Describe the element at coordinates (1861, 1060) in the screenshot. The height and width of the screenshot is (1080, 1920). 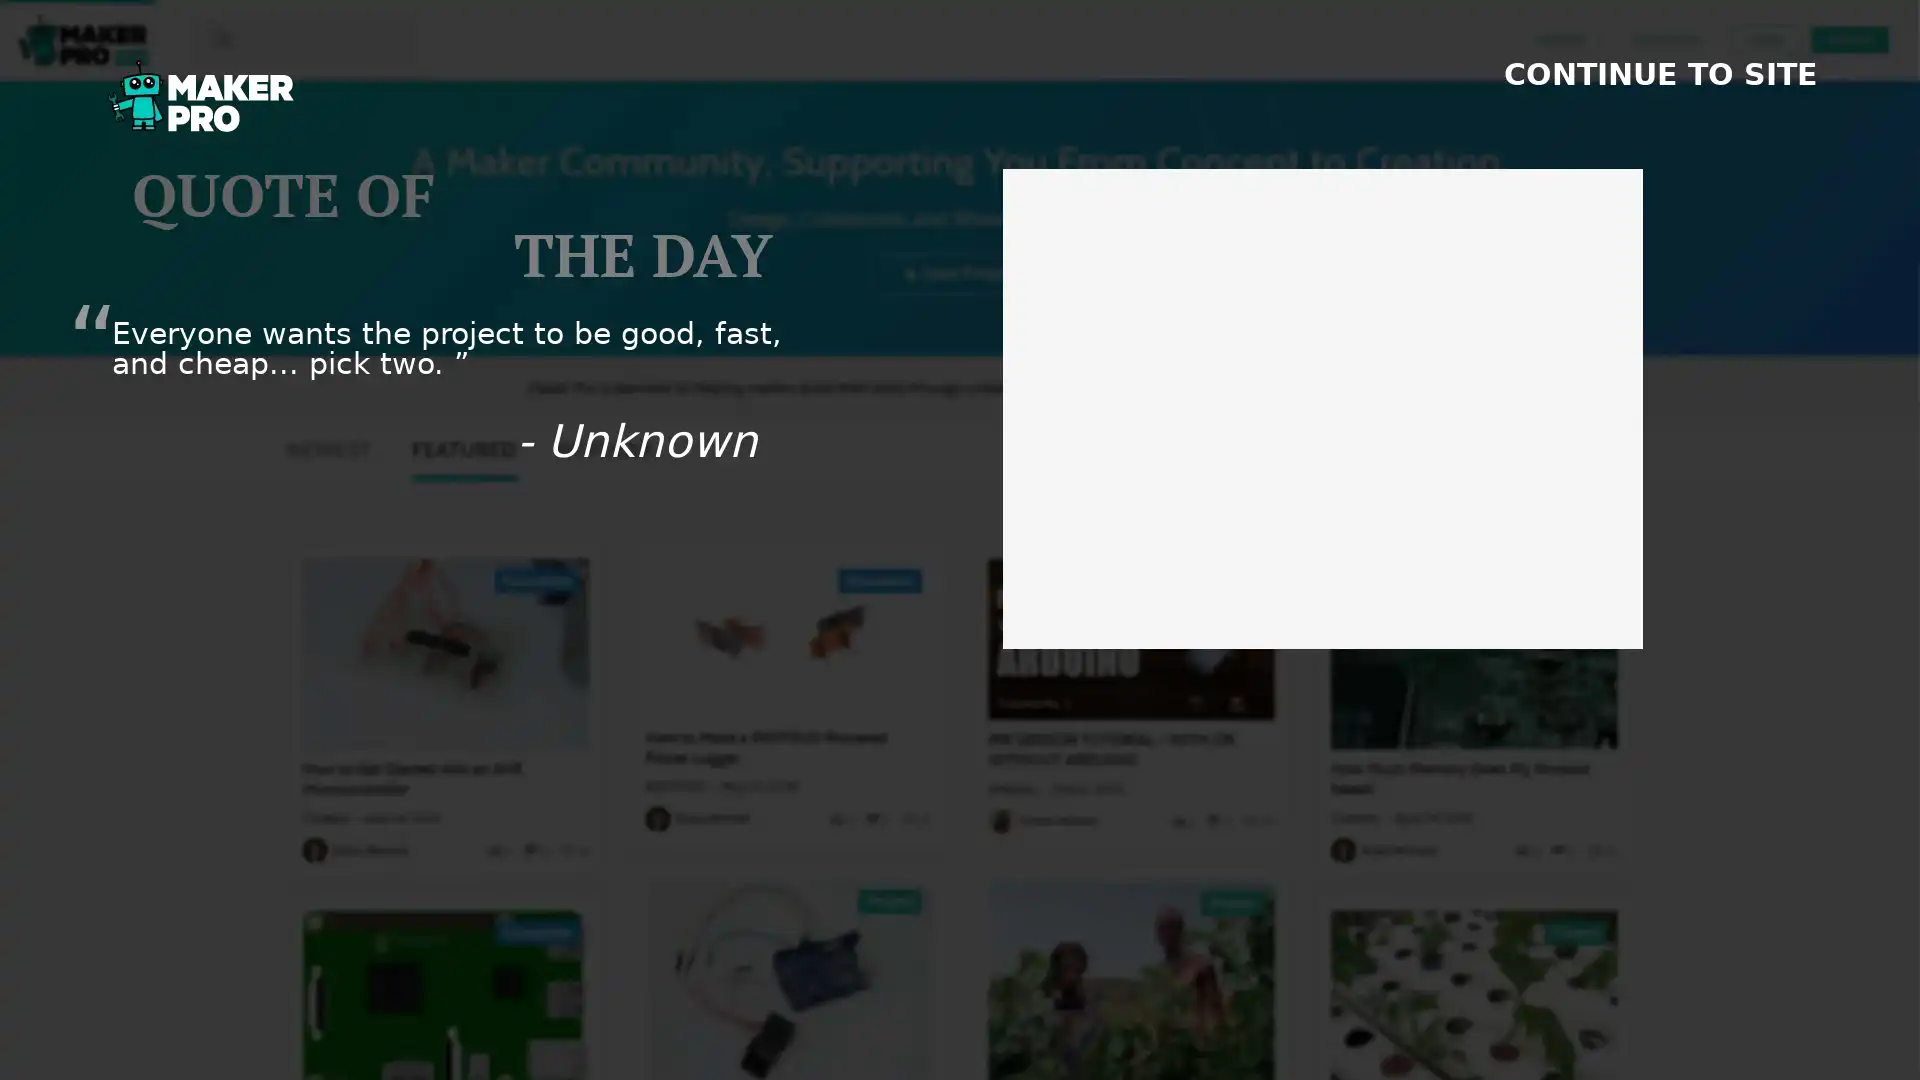
I see `SHOW FOOTER` at that location.